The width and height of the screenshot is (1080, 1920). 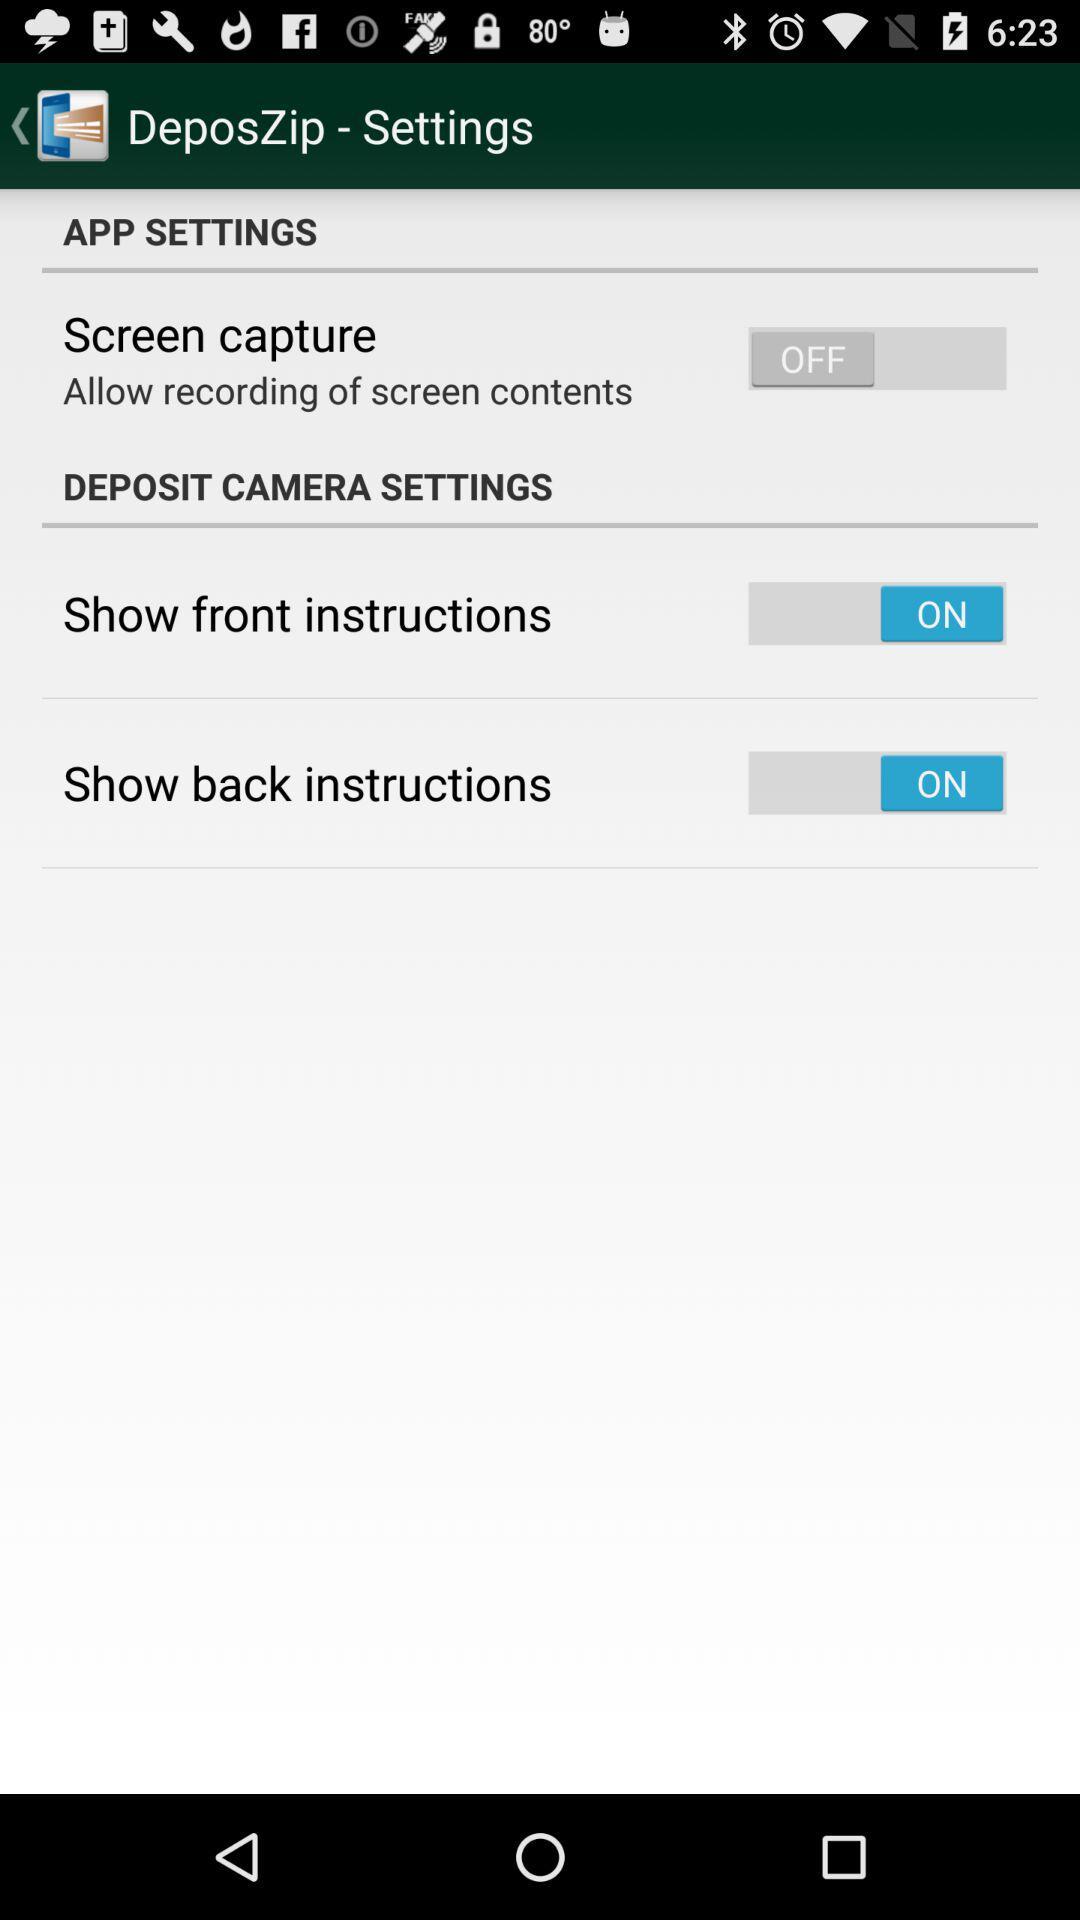 I want to click on the allow recording of, so click(x=346, y=389).